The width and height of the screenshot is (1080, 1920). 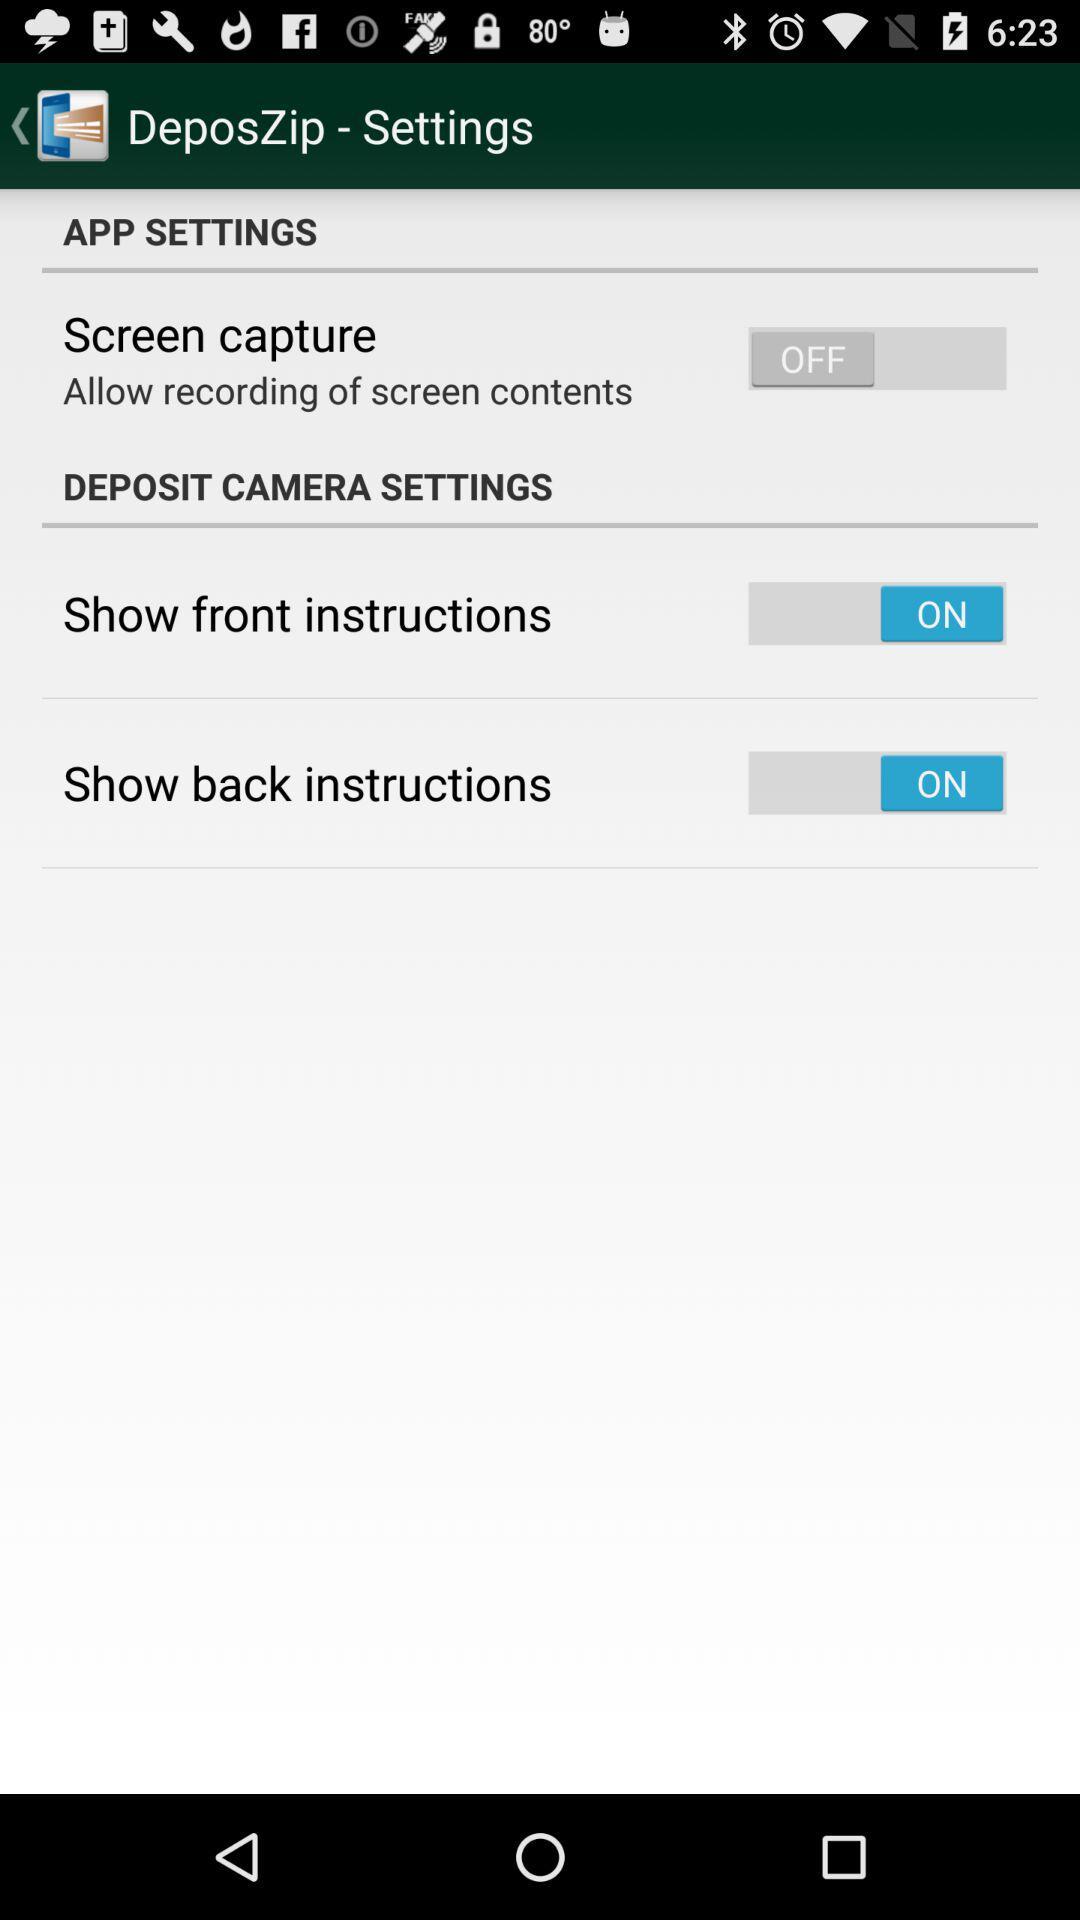 I want to click on the allow recording of, so click(x=346, y=389).